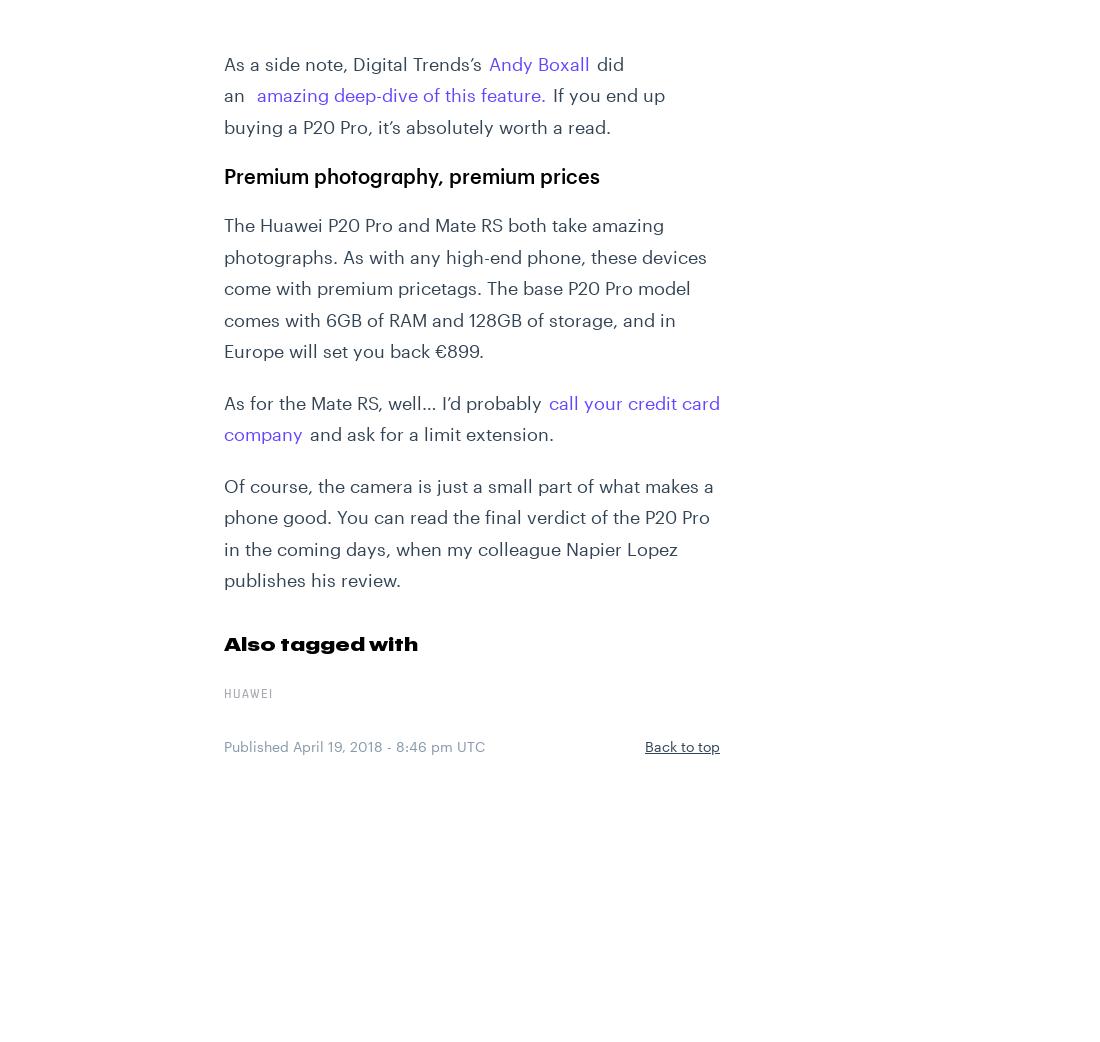 The width and height of the screenshot is (1100, 1042). What do you see at coordinates (388, 744) in the screenshot?
I see `'April 19, 2018 - 8:46 pm UTC'` at bounding box center [388, 744].